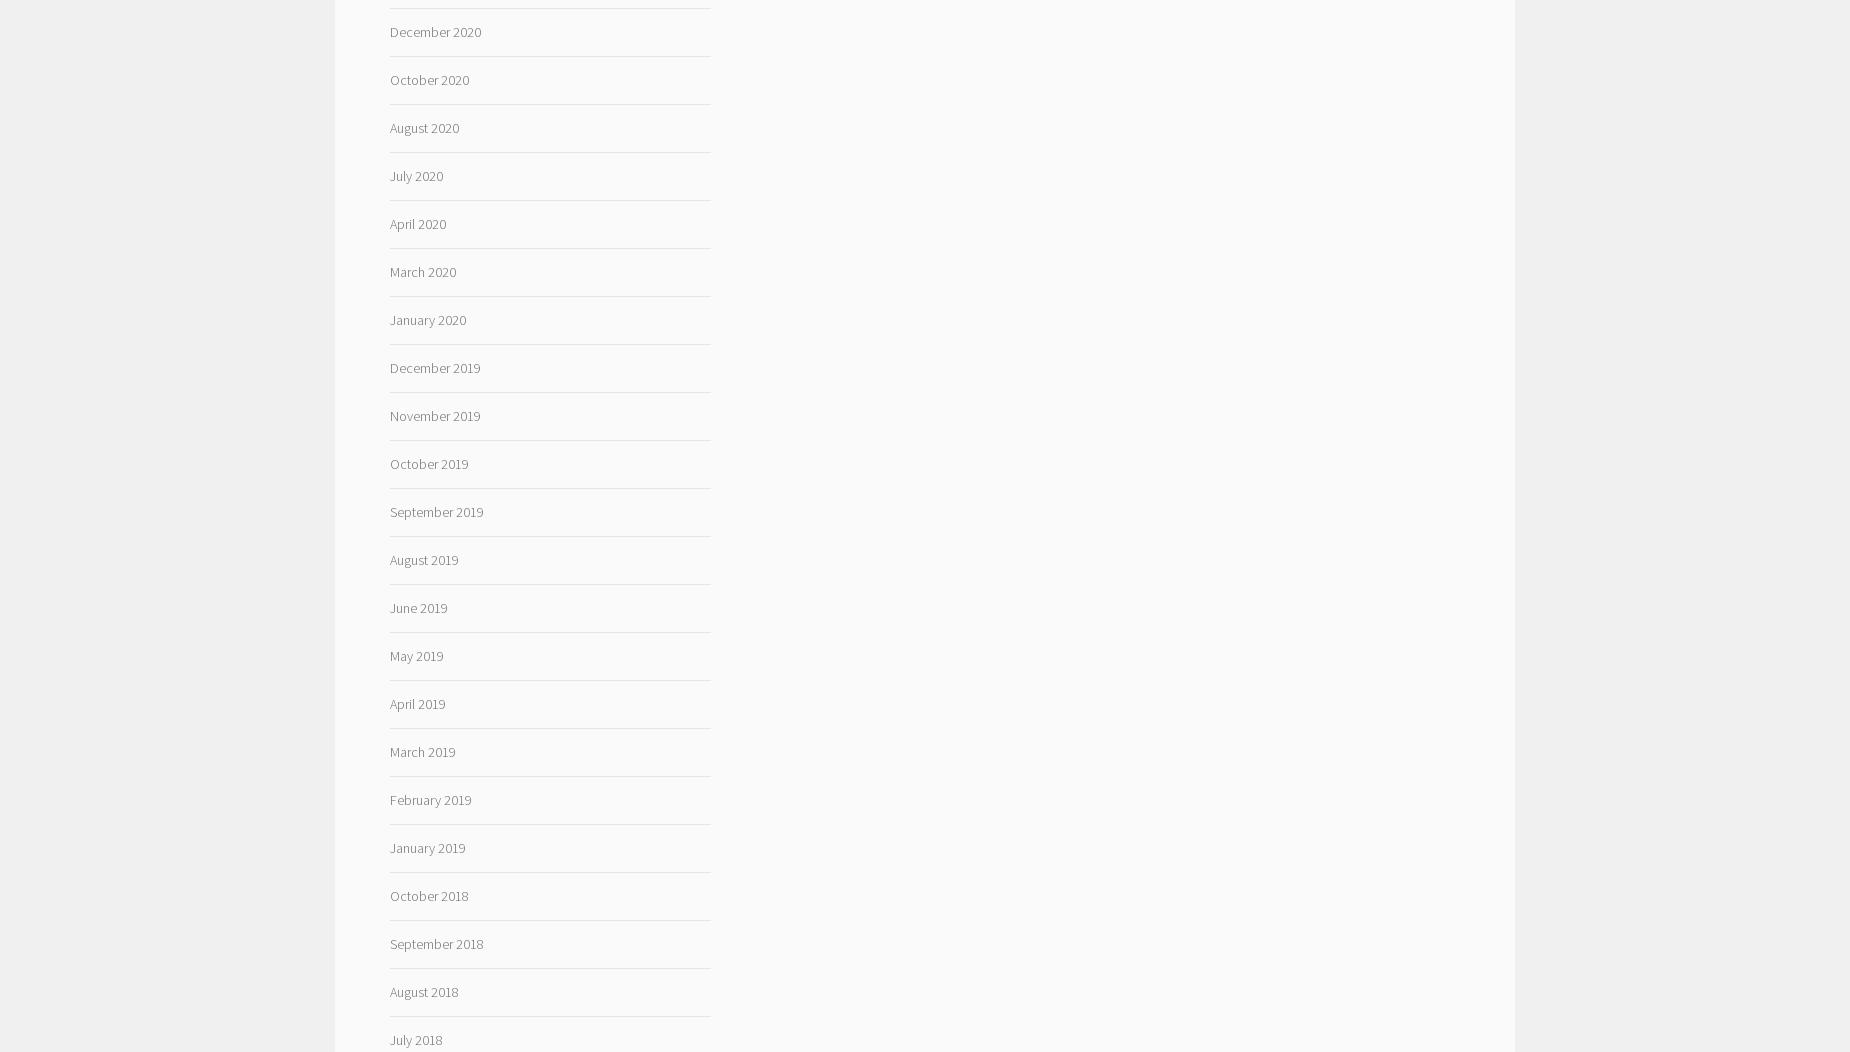 The height and width of the screenshot is (1052, 1850). What do you see at coordinates (422, 128) in the screenshot?
I see `'August 2020'` at bounding box center [422, 128].